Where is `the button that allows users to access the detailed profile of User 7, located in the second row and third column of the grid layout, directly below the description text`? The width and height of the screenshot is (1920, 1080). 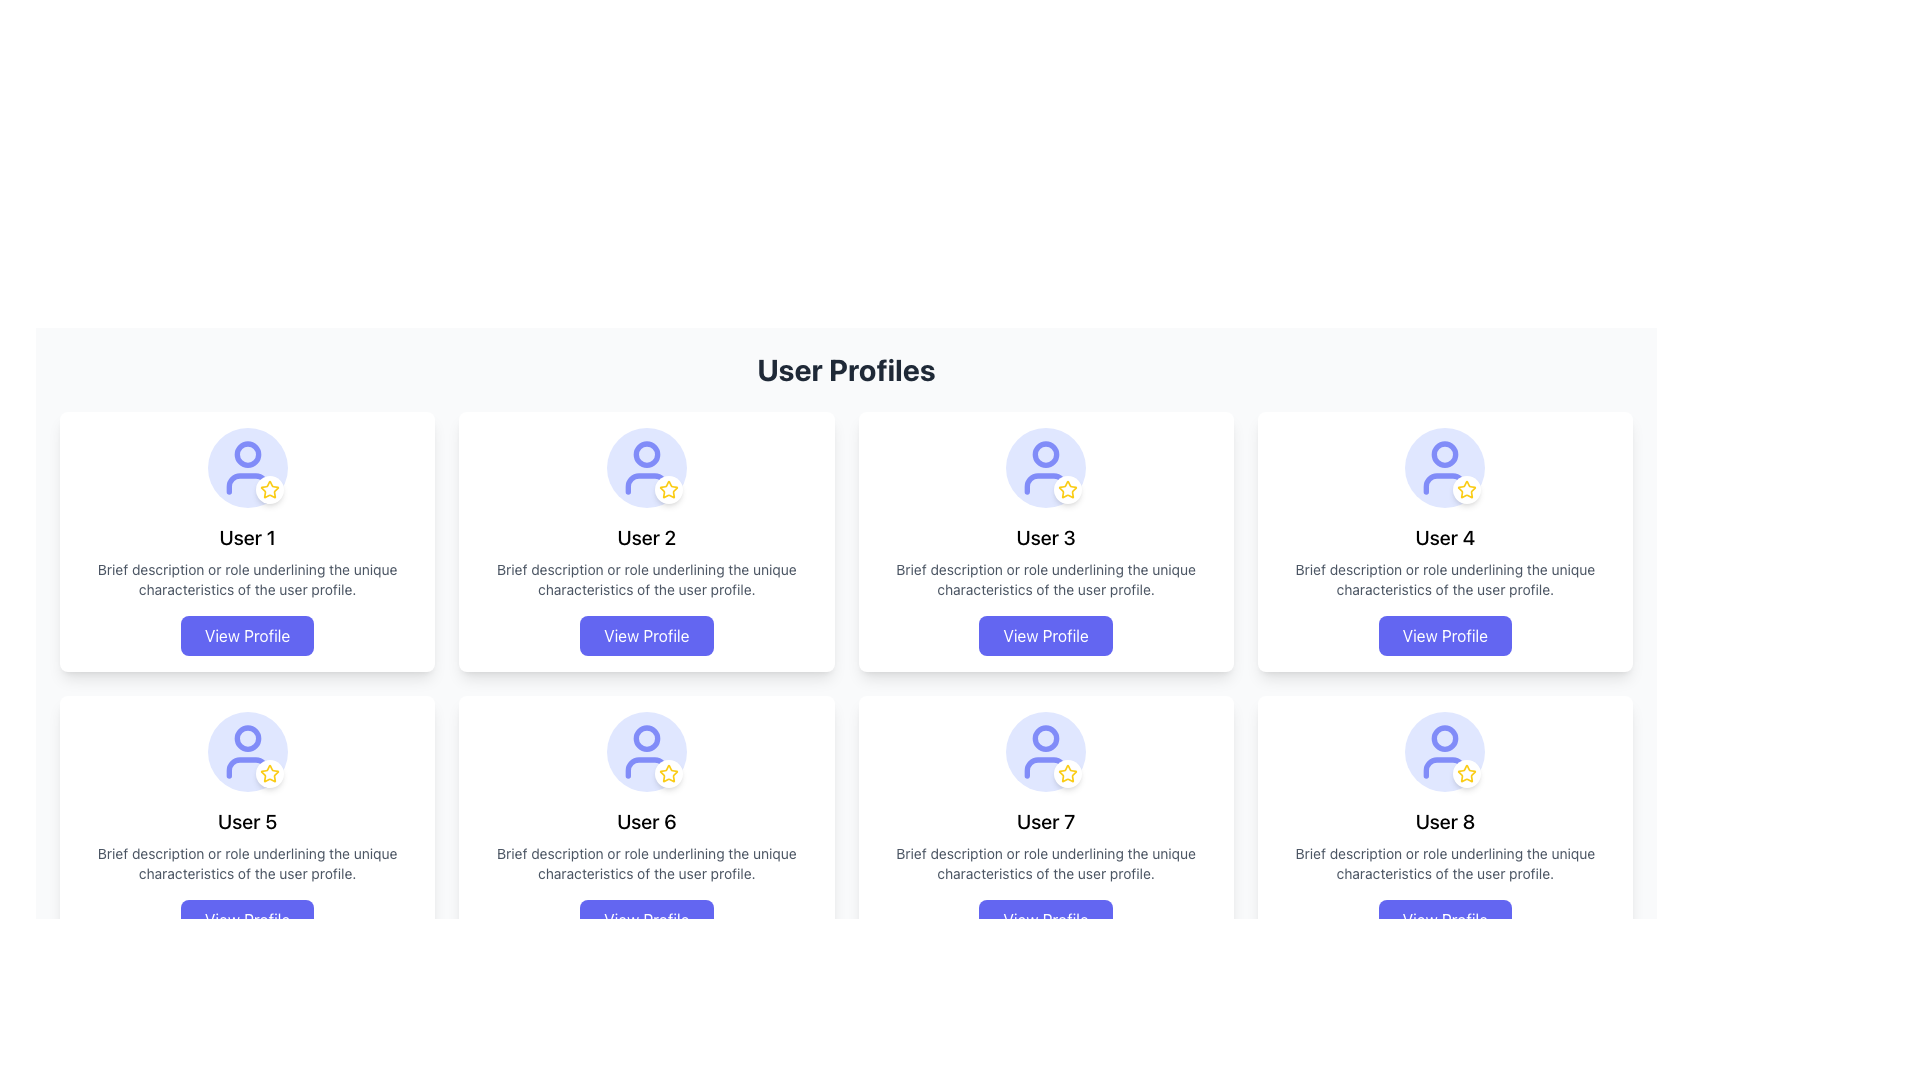
the button that allows users to access the detailed profile of User 7, located in the second row and third column of the grid layout, directly below the description text is located at coordinates (1045, 920).